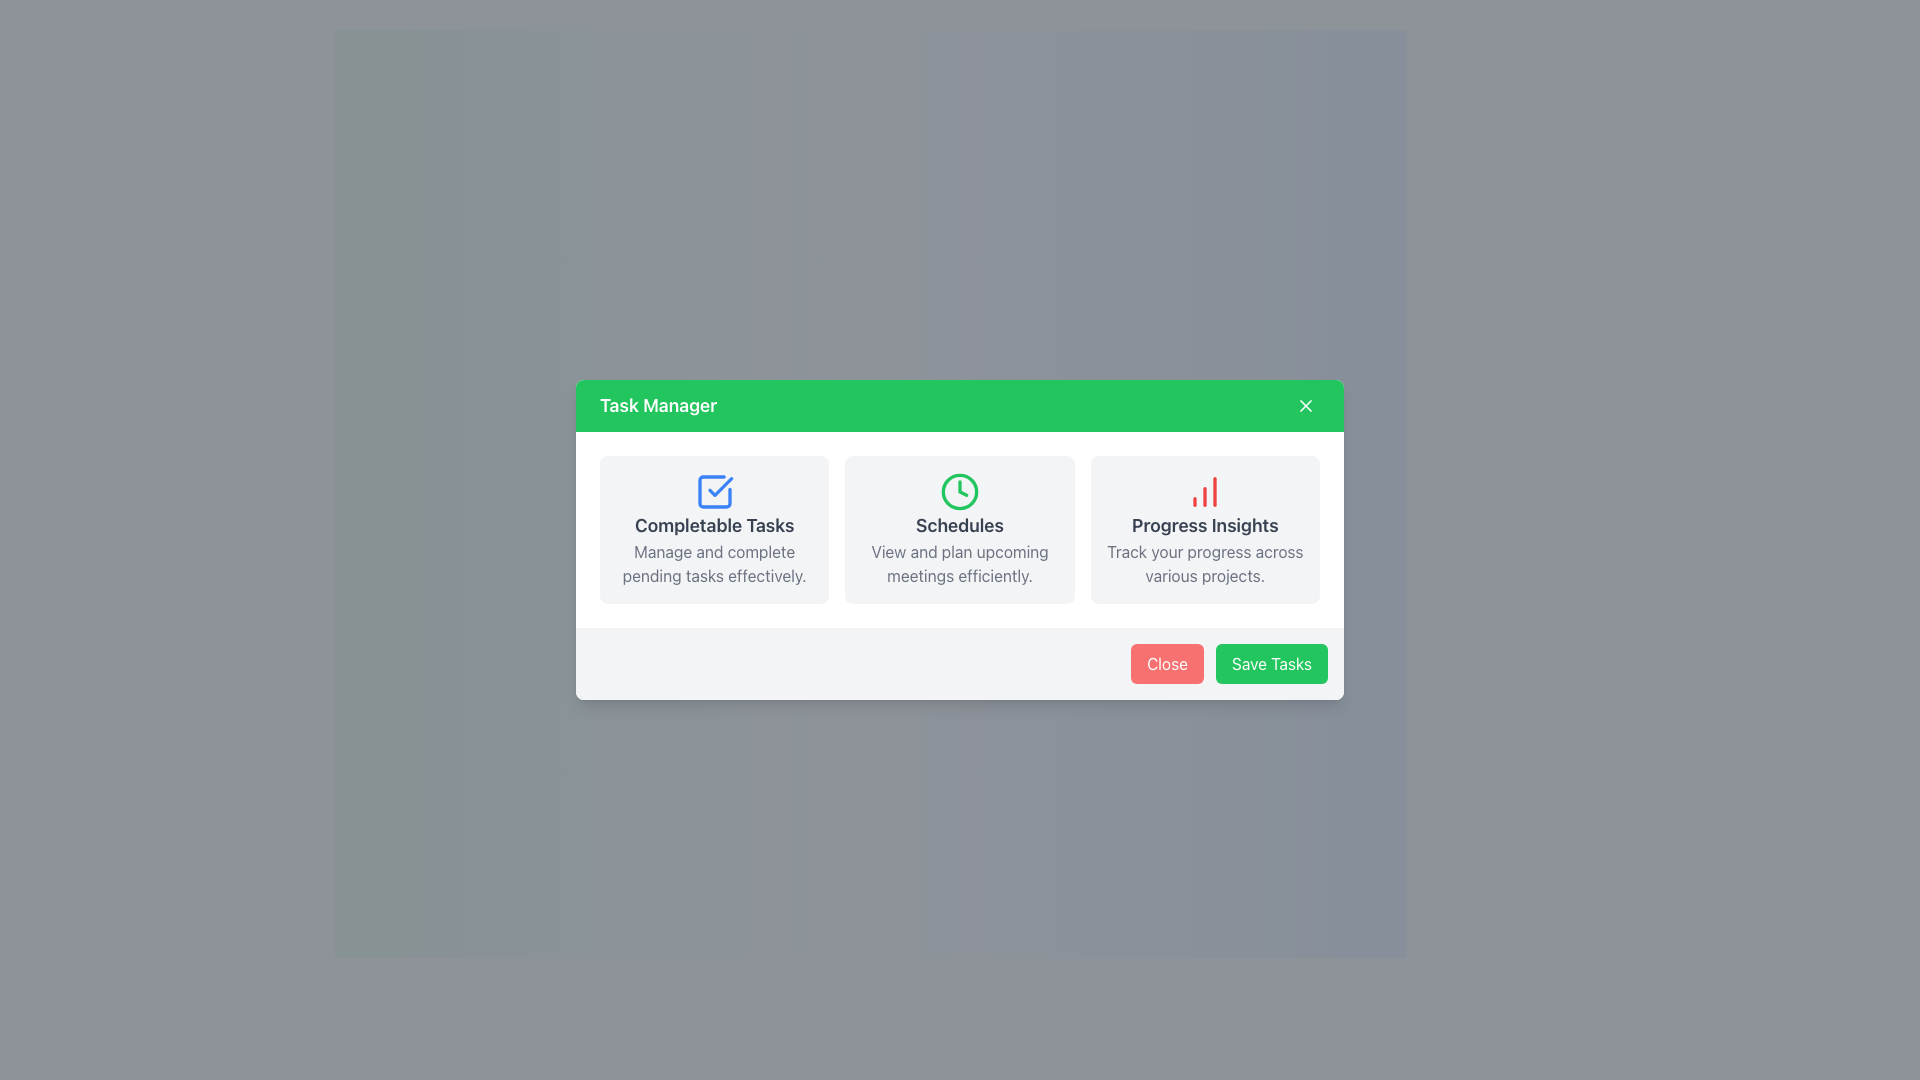 The width and height of the screenshot is (1920, 1080). What do you see at coordinates (1167, 663) in the screenshot?
I see `the 'Close' button located in the lower-right section of the modal popup, which has a red background and changes to a darker red when hovered over` at bounding box center [1167, 663].